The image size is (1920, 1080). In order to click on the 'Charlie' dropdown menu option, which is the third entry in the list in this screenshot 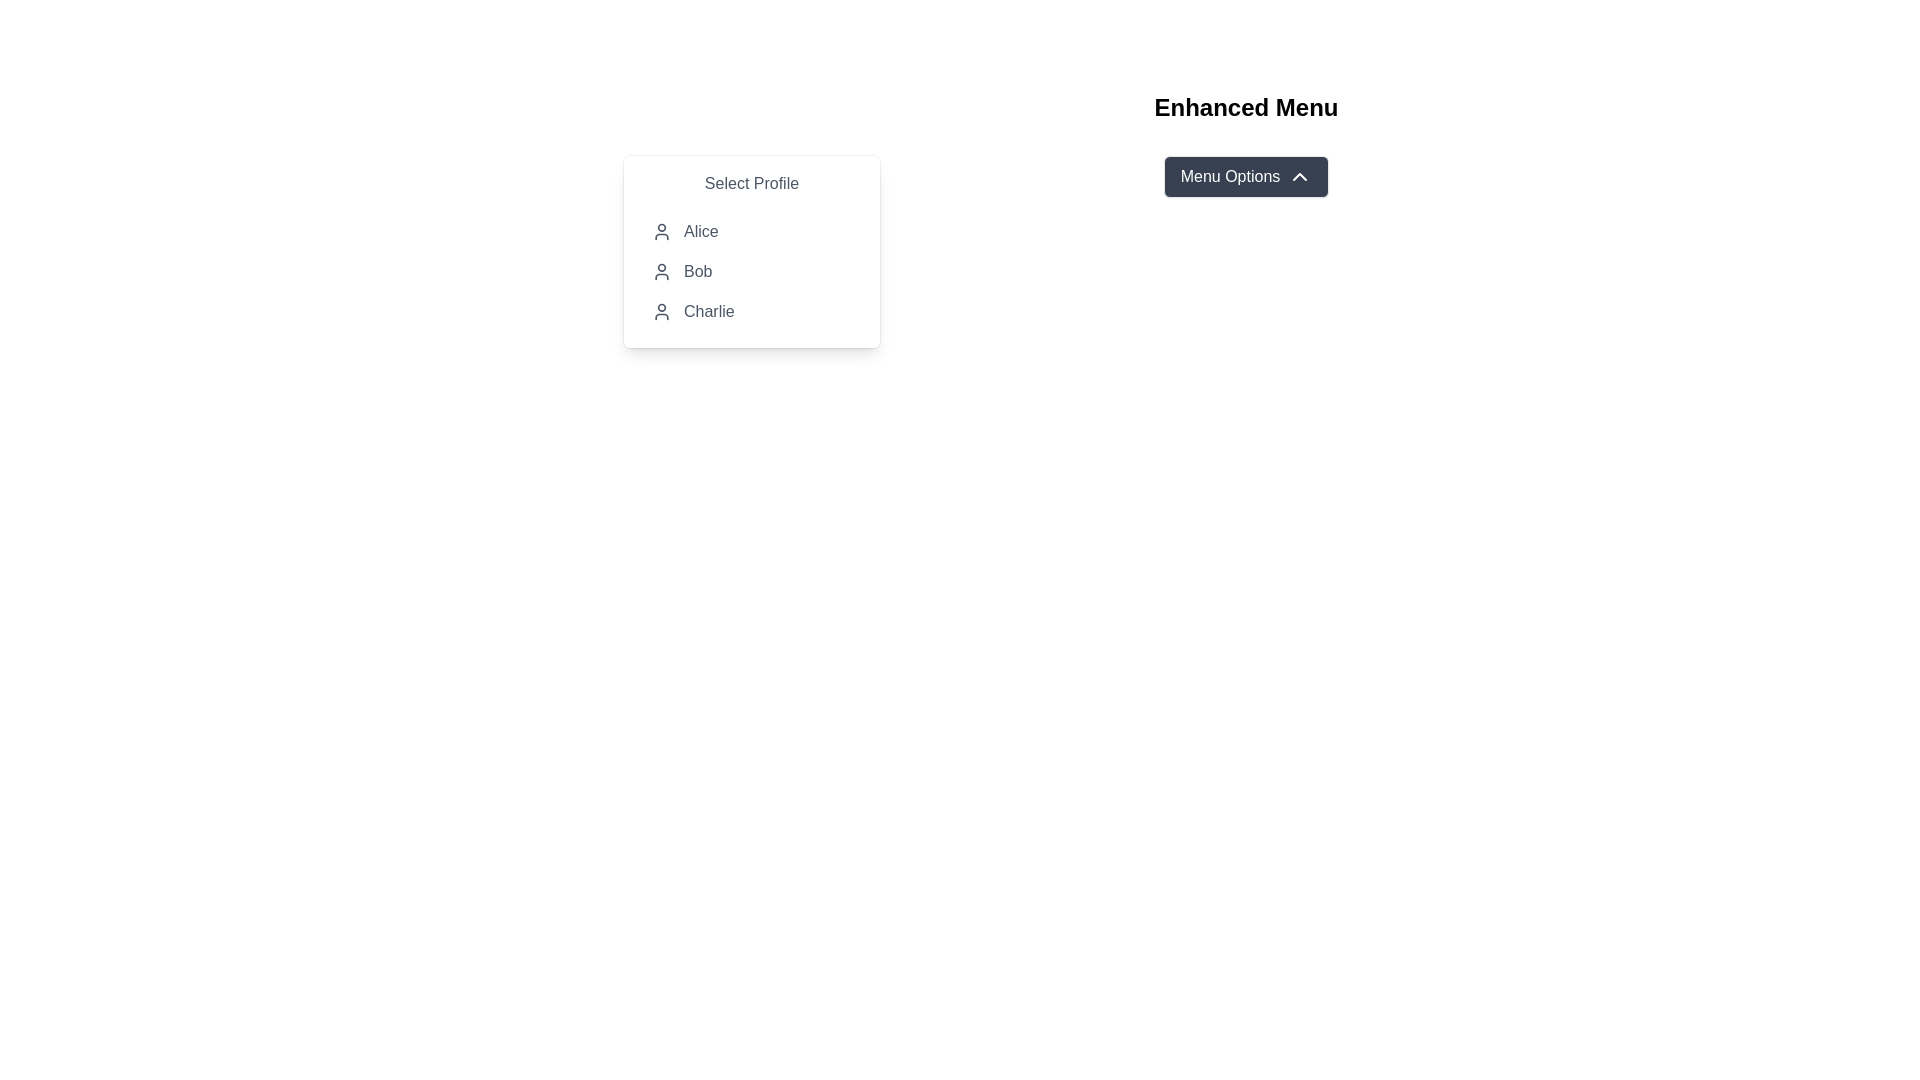, I will do `click(751, 312)`.